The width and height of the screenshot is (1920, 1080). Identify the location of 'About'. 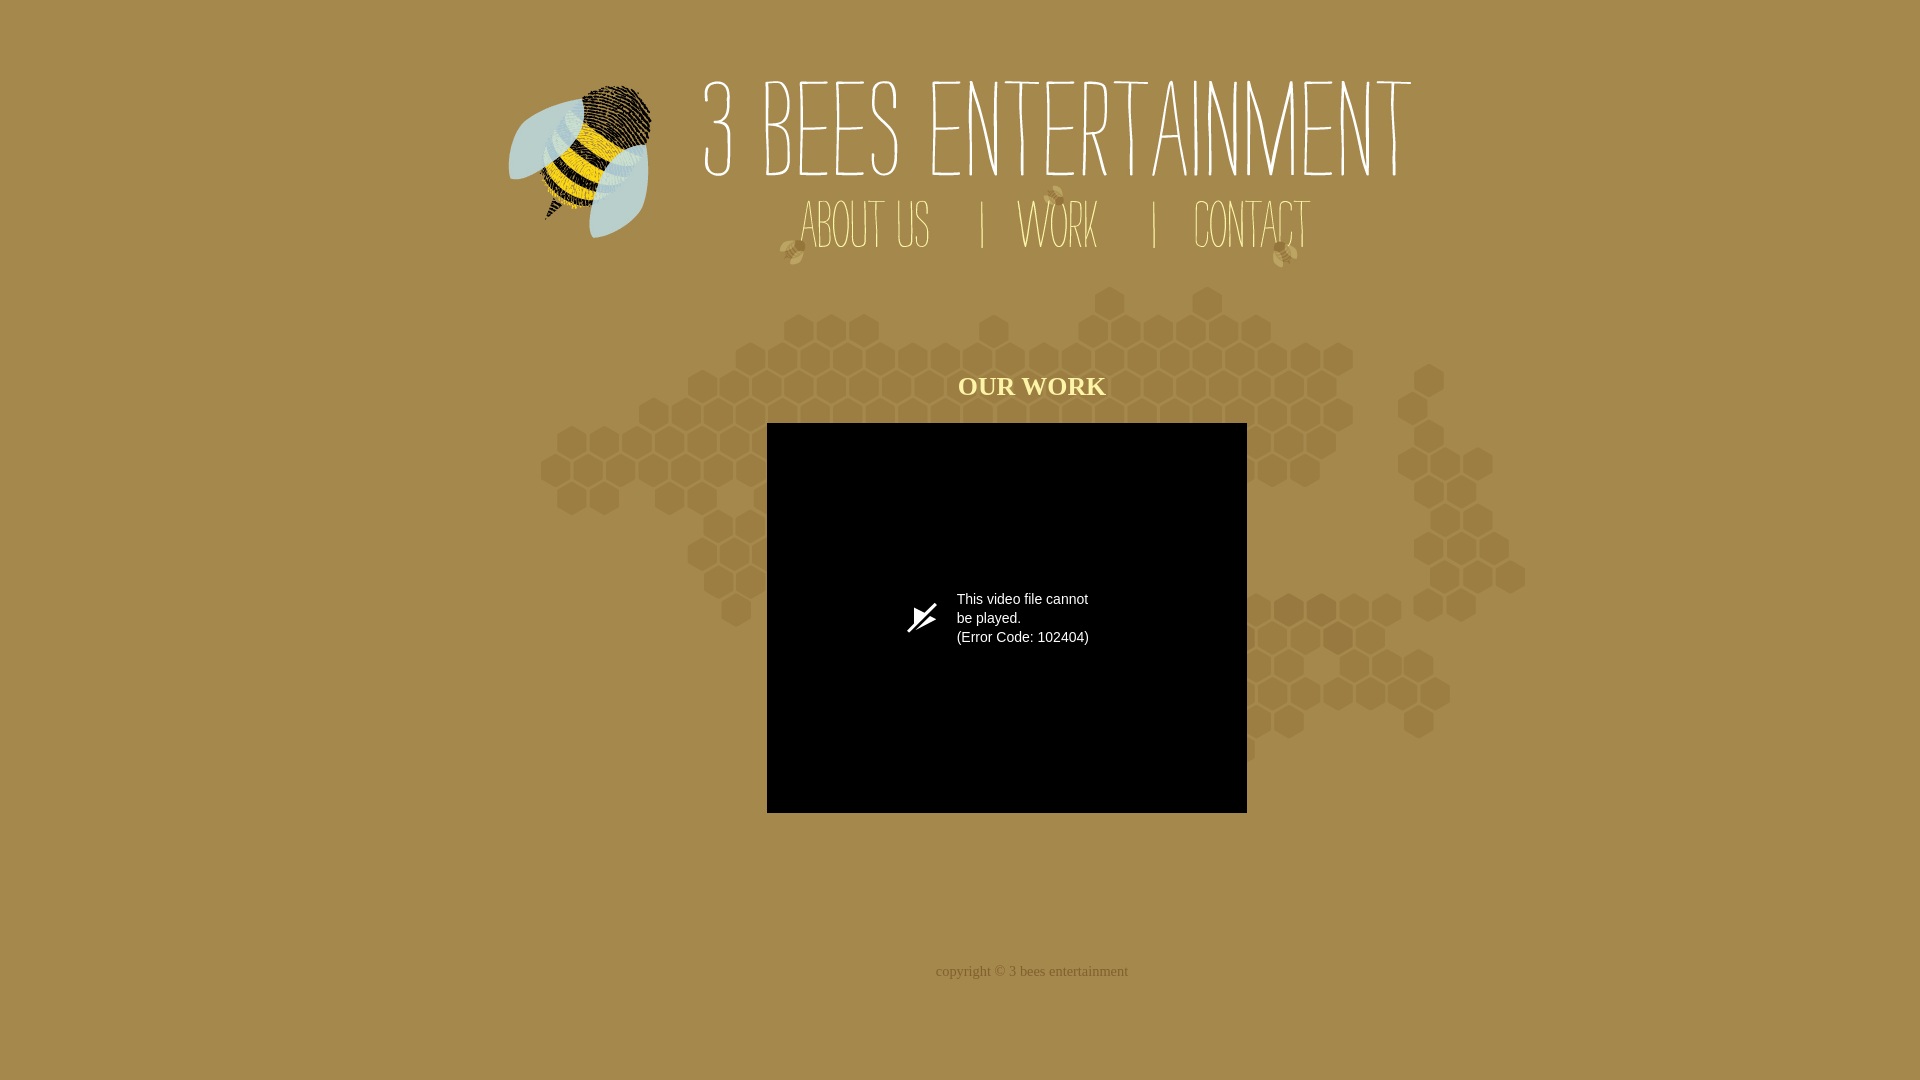
(852, 230).